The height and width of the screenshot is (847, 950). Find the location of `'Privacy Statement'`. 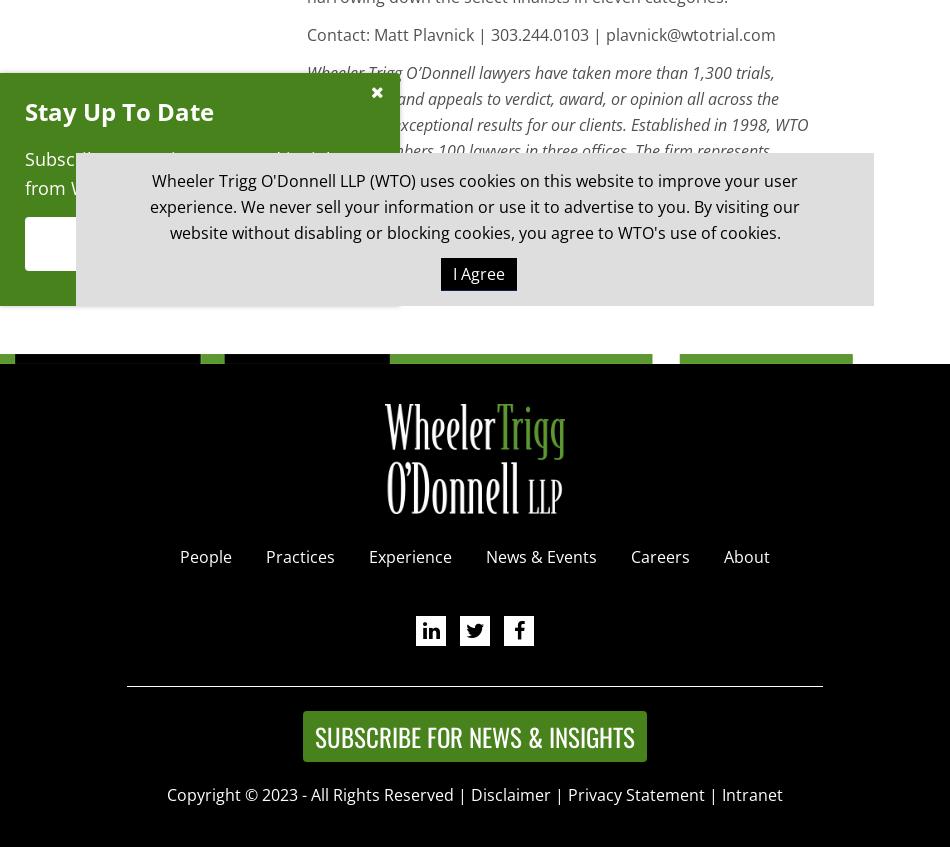

'Privacy Statement' is located at coordinates (636, 794).